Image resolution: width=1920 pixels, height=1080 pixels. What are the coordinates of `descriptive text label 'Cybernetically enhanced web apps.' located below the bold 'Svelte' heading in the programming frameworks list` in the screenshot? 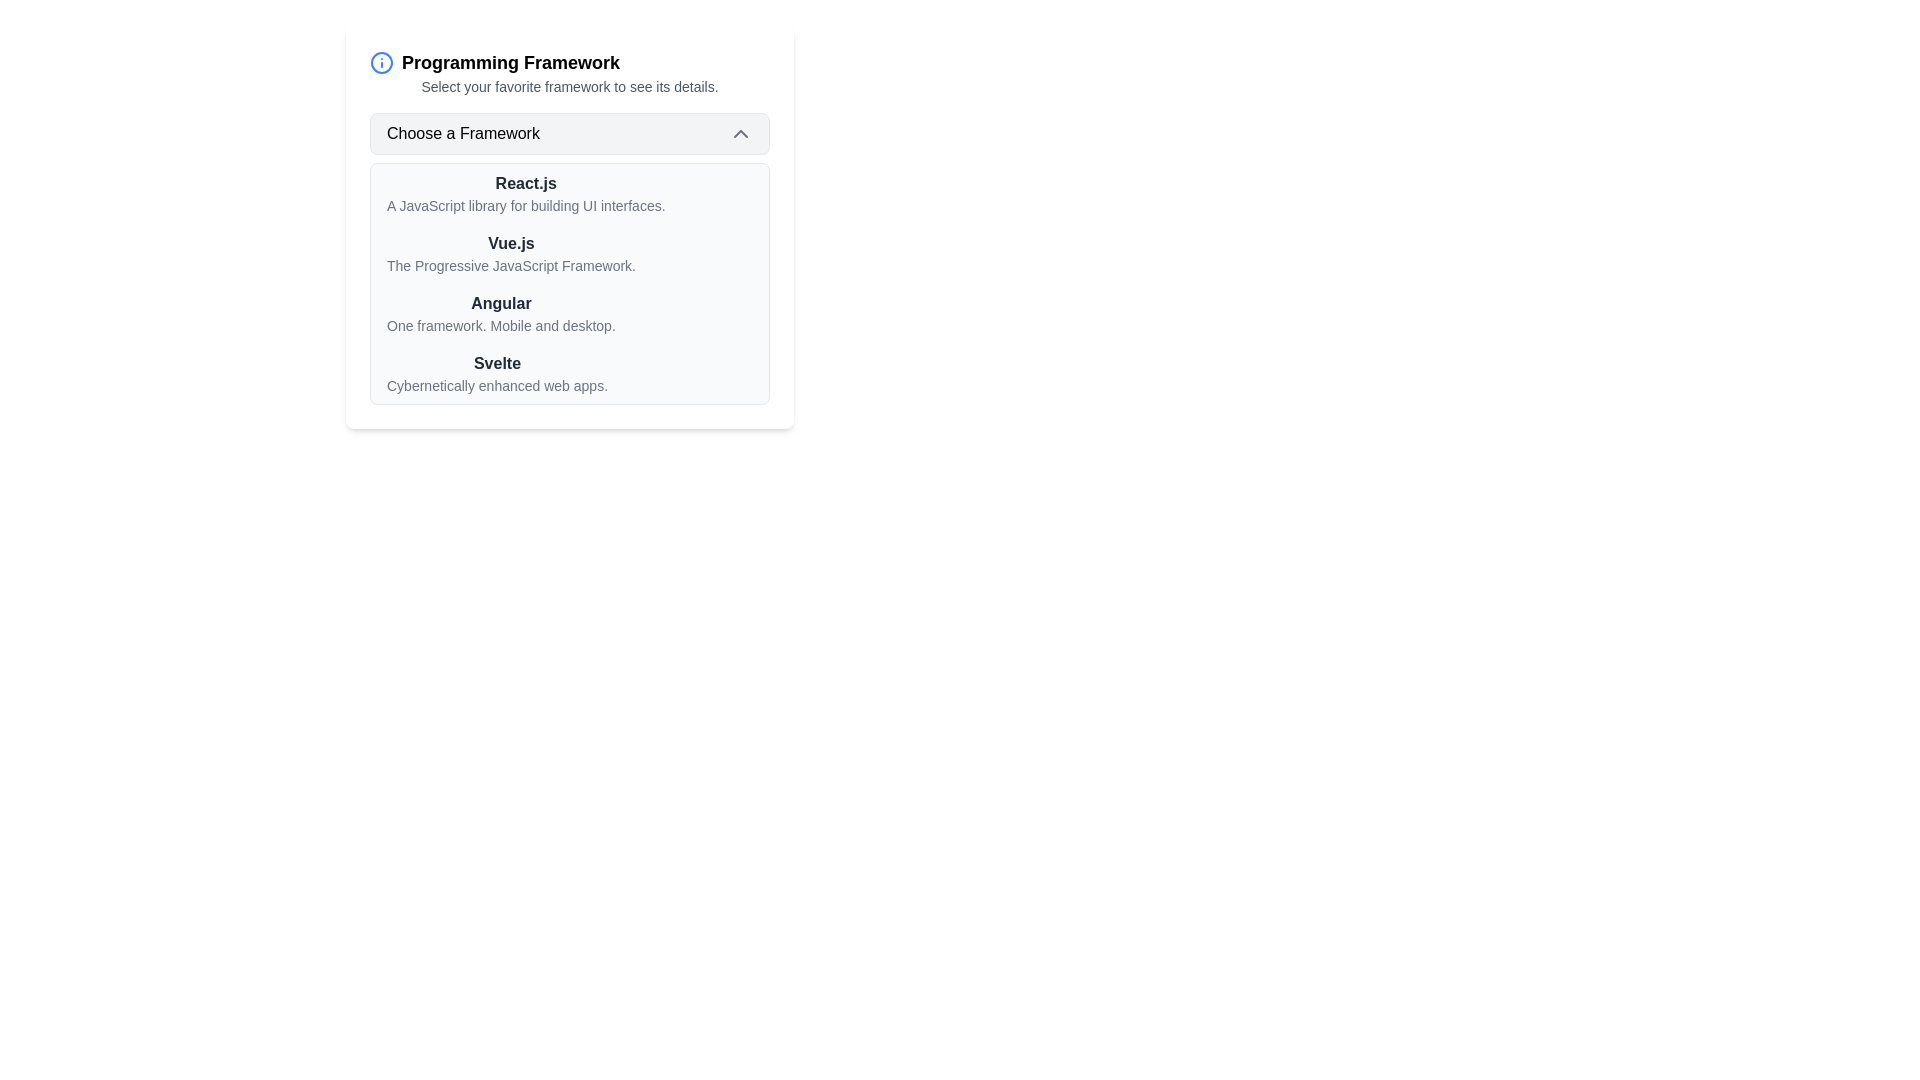 It's located at (497, 385).